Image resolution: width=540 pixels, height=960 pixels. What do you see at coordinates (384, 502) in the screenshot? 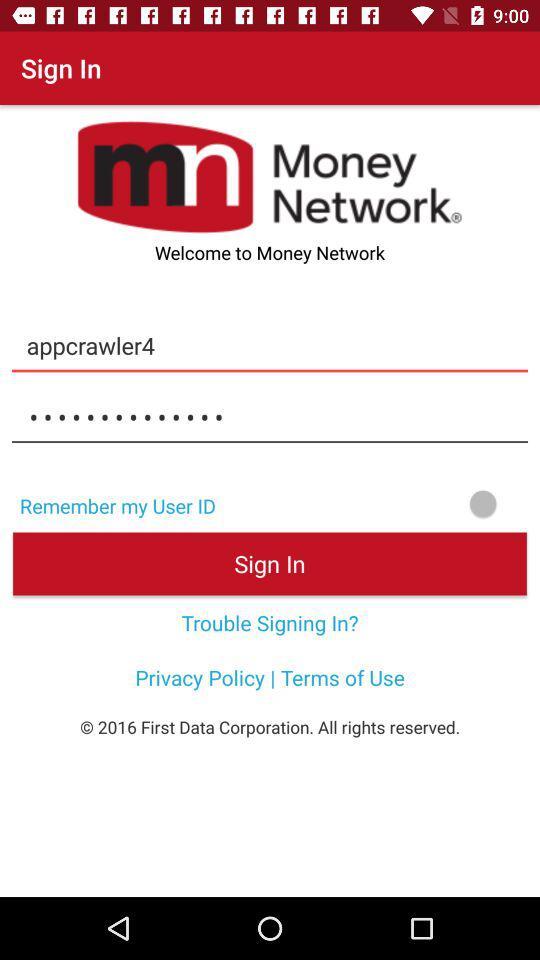
I see `to remember user id` at bounding box center [384, 502].